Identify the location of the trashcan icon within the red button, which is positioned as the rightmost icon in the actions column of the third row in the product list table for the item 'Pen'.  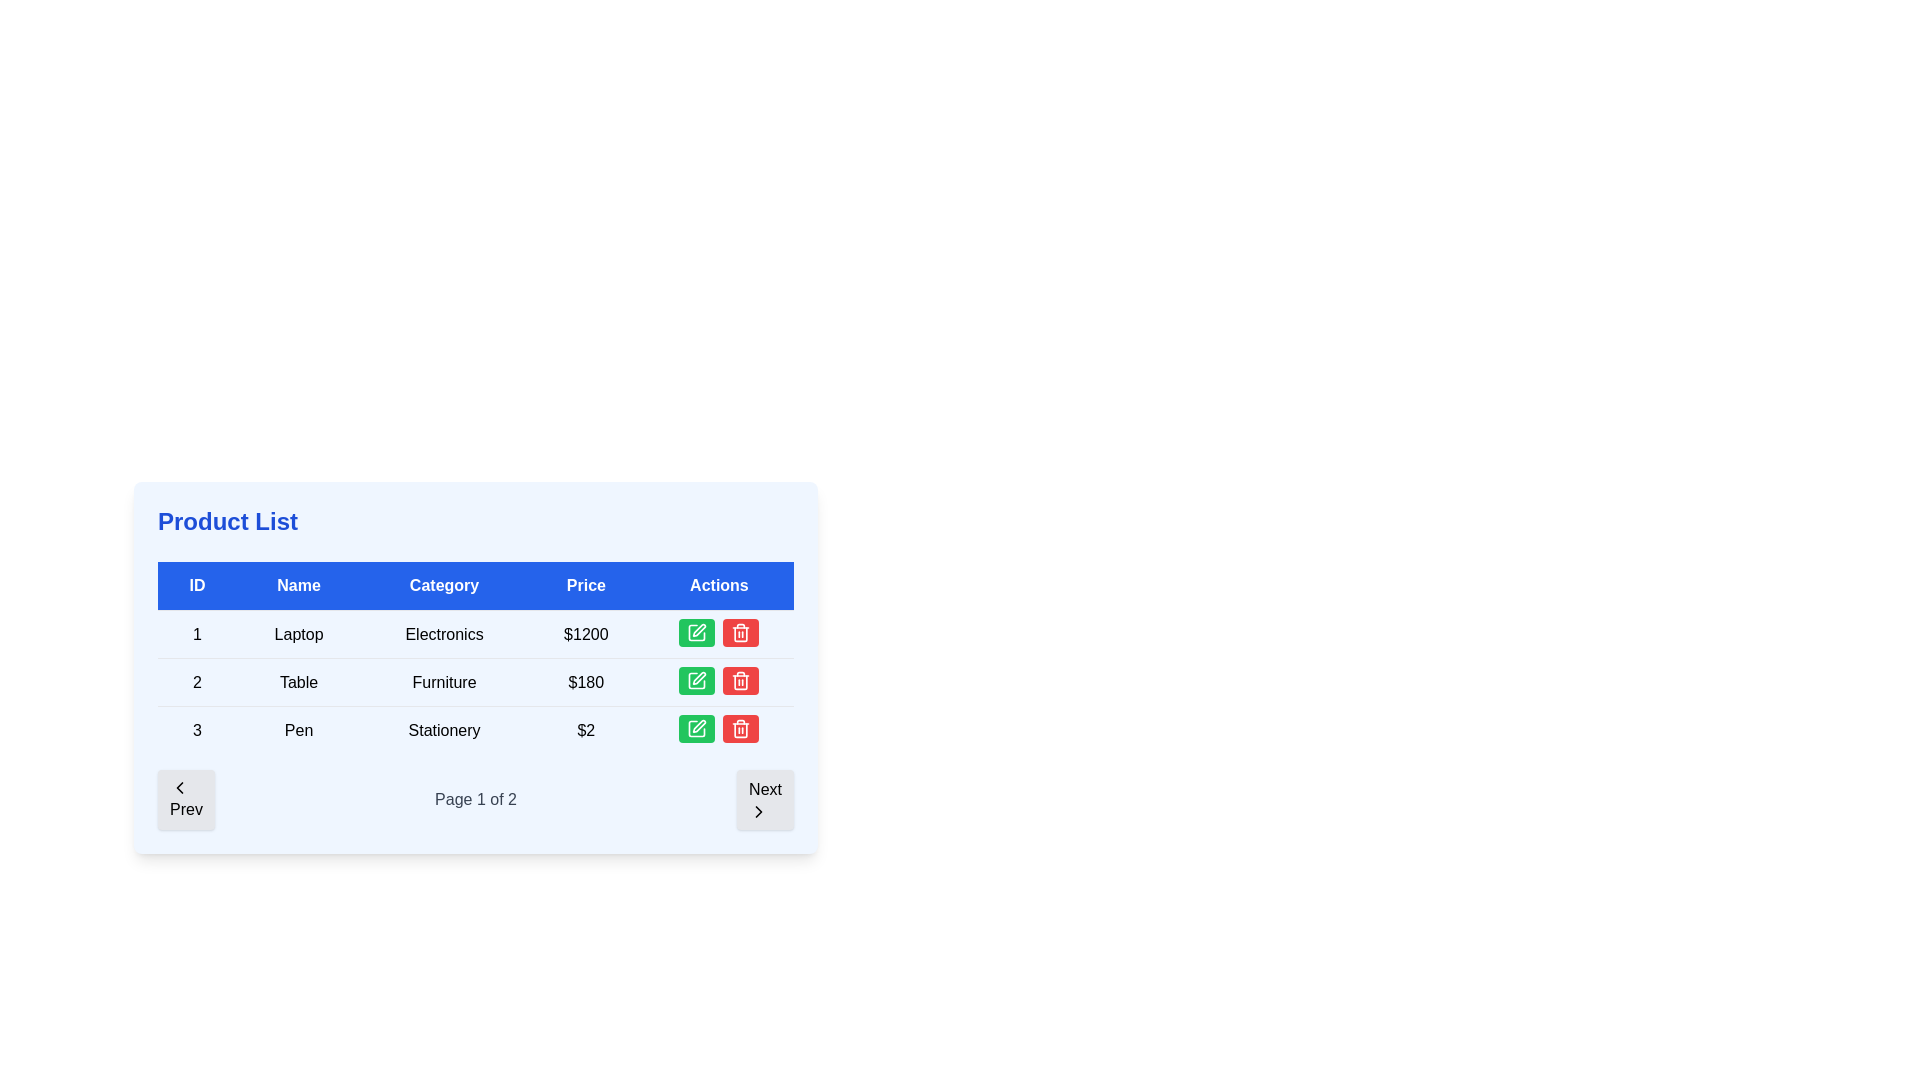
(740, 632).